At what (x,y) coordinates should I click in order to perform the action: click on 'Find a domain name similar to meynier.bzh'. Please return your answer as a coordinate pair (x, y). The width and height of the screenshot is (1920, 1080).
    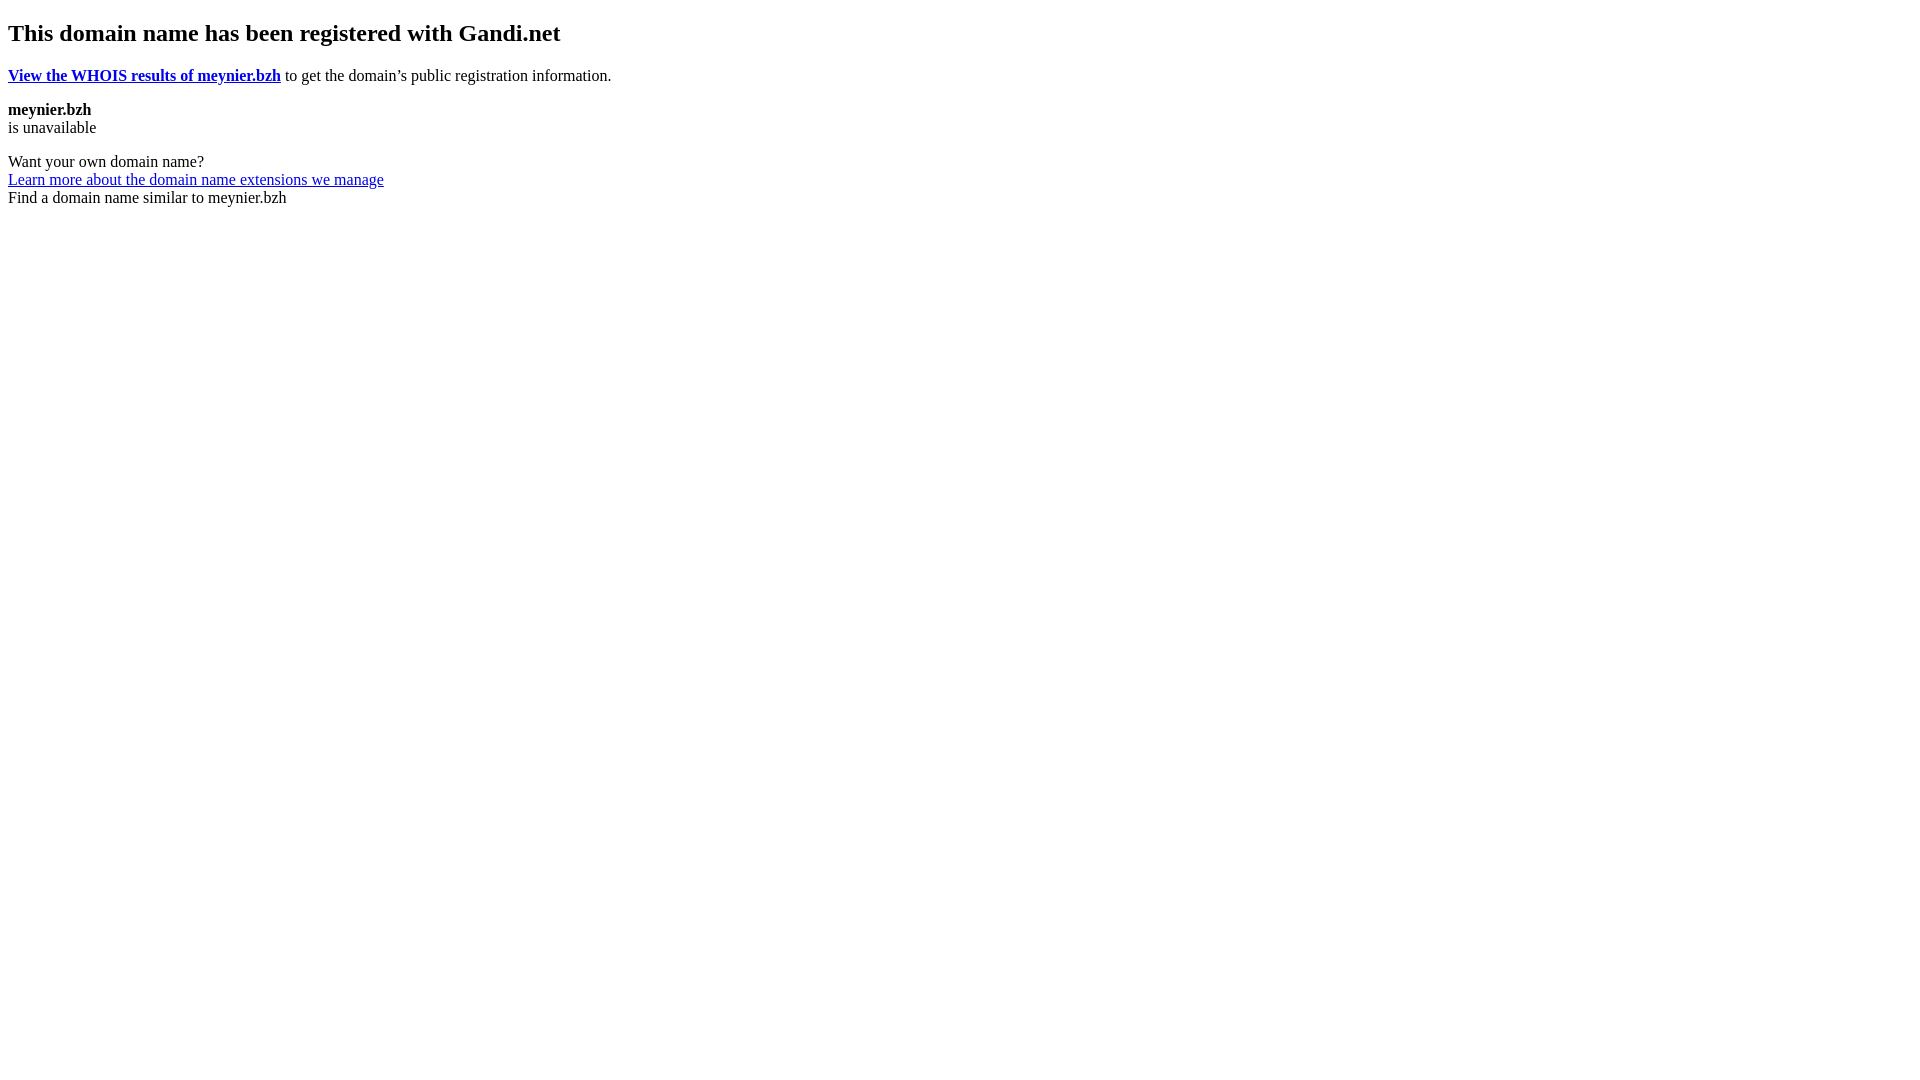
    Looking at the image, I should click on (146, 197).